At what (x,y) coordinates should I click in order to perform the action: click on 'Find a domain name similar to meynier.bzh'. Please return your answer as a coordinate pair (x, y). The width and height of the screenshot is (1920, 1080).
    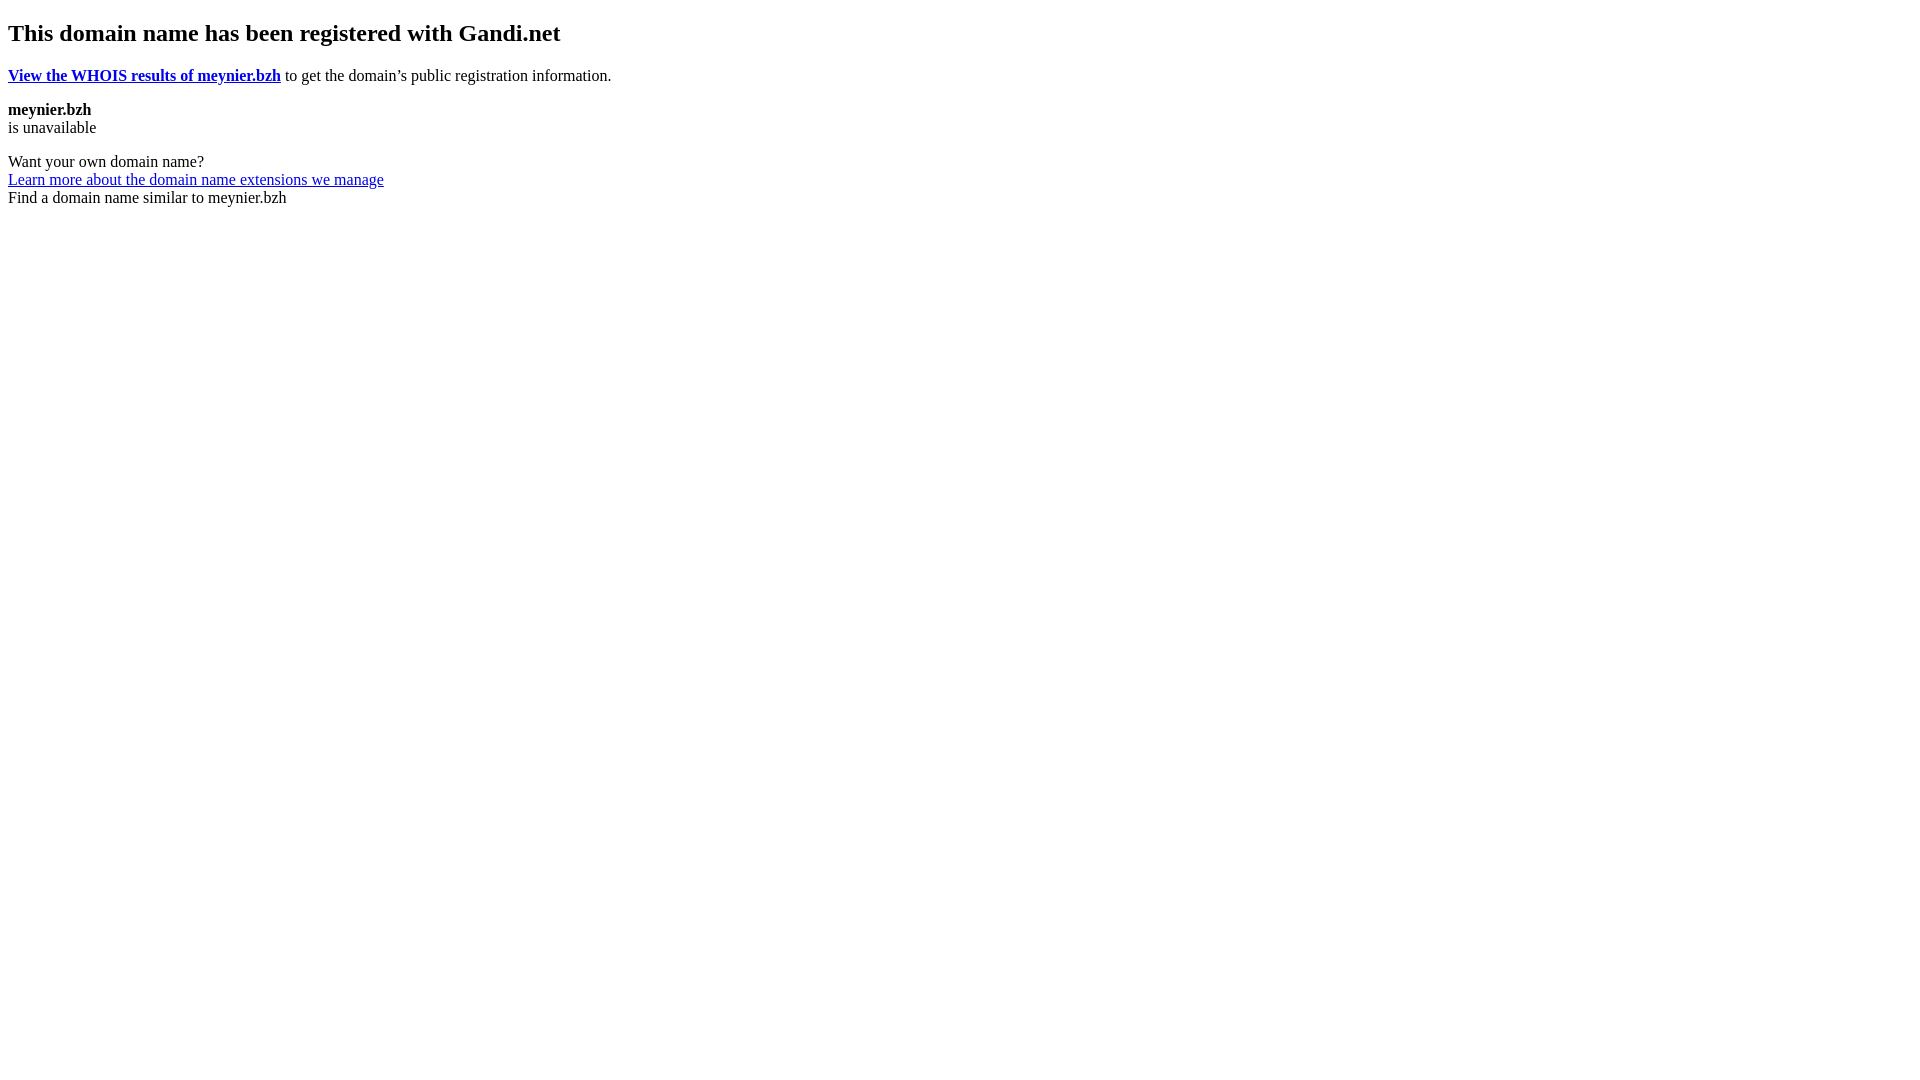
    Looking at the image, I should click on (146, 197).